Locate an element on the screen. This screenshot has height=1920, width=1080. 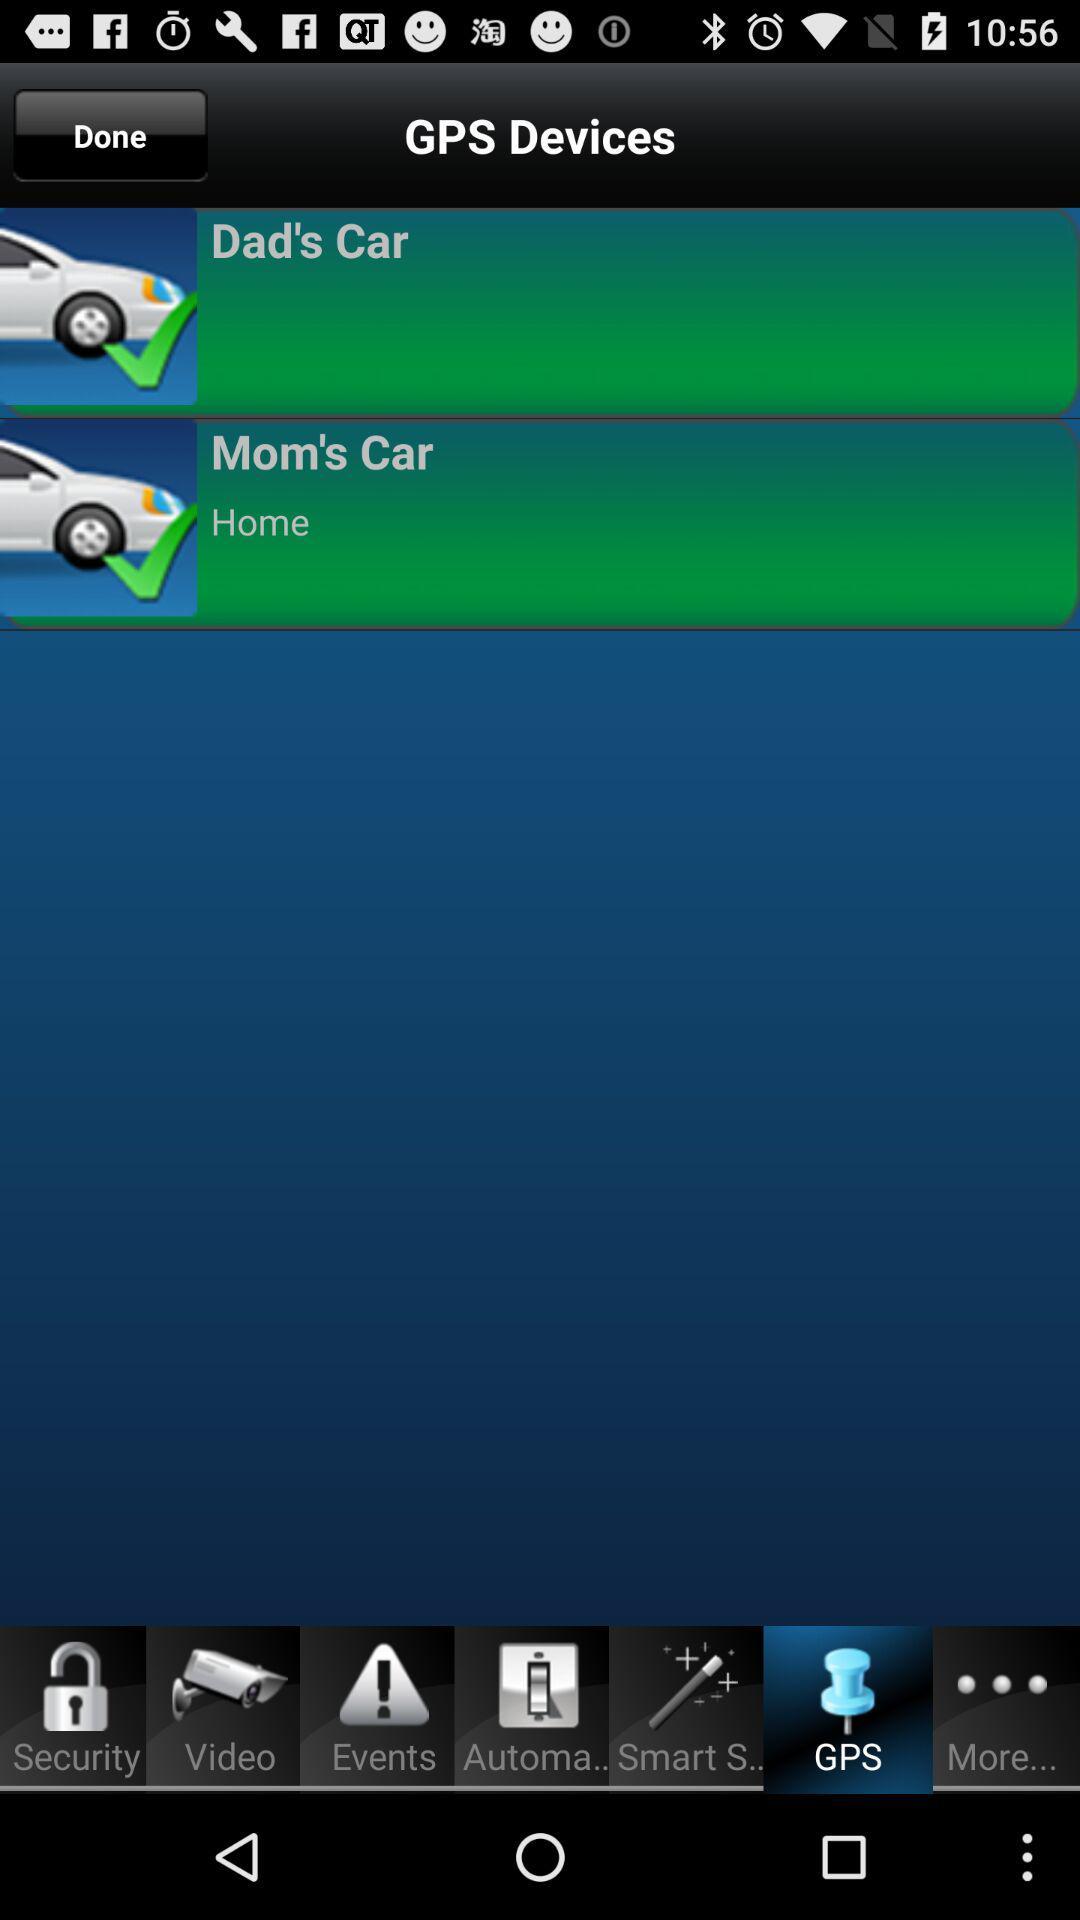
the item next to gps devices icon is located at coordinates (110, 134).